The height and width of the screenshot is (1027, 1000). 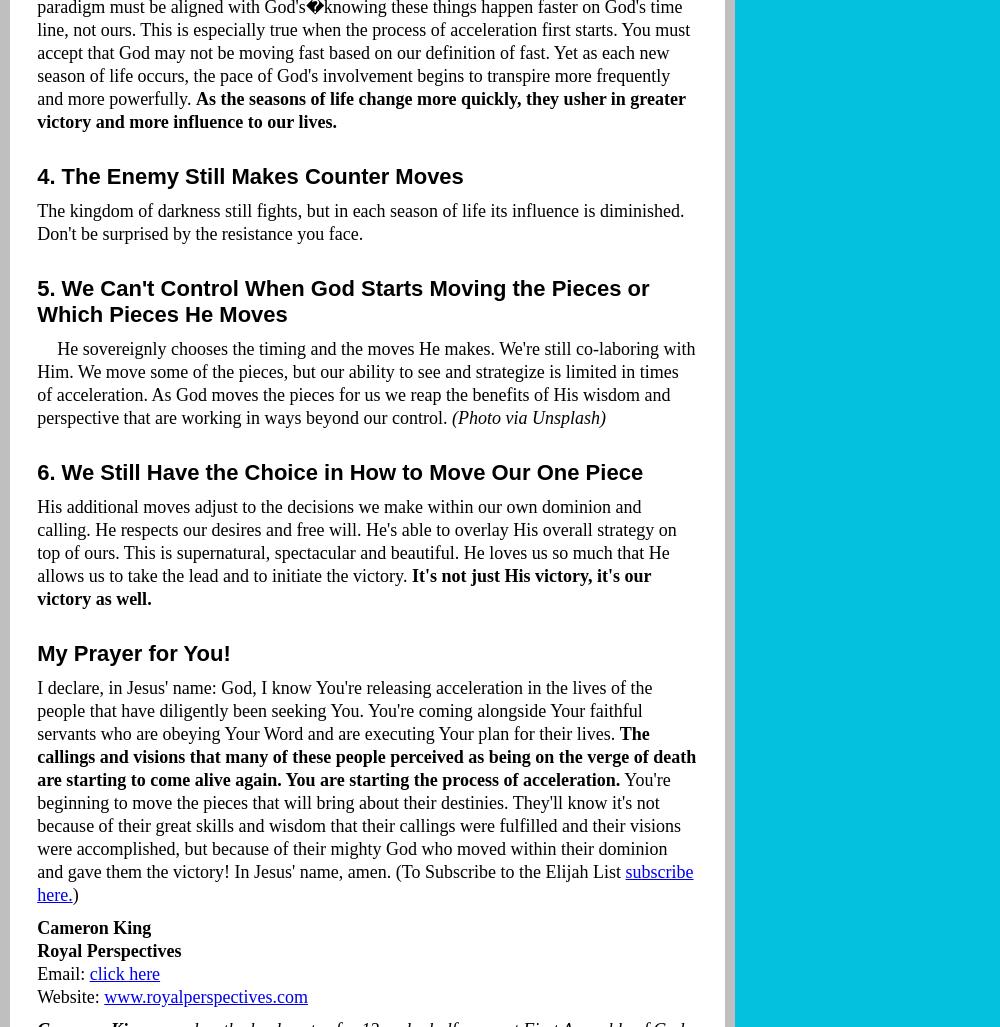 I want to click on 'As the seasons of life change more quickly, they usher in greater victory and more influence to our lives.', so click(x=360, y=109).